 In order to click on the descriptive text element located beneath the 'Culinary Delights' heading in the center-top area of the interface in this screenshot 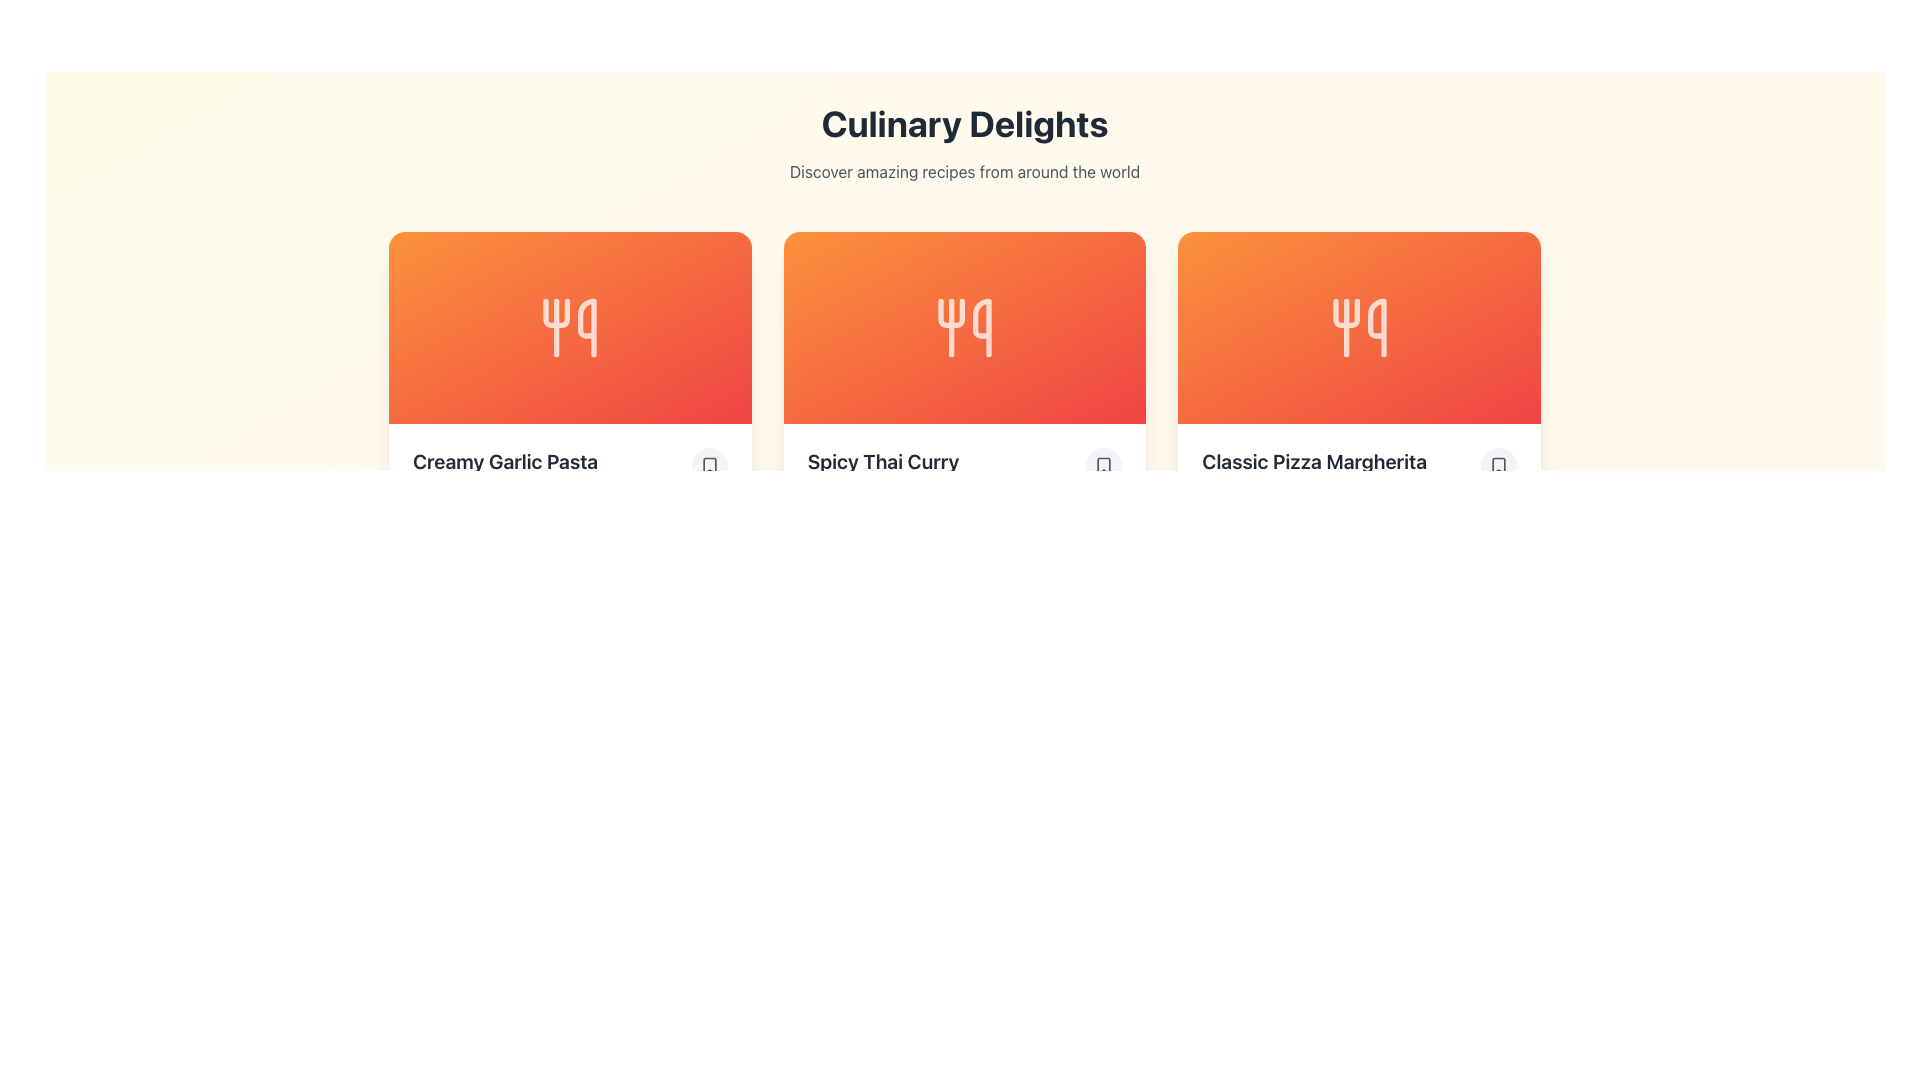, I will do `click(964, 171)`.